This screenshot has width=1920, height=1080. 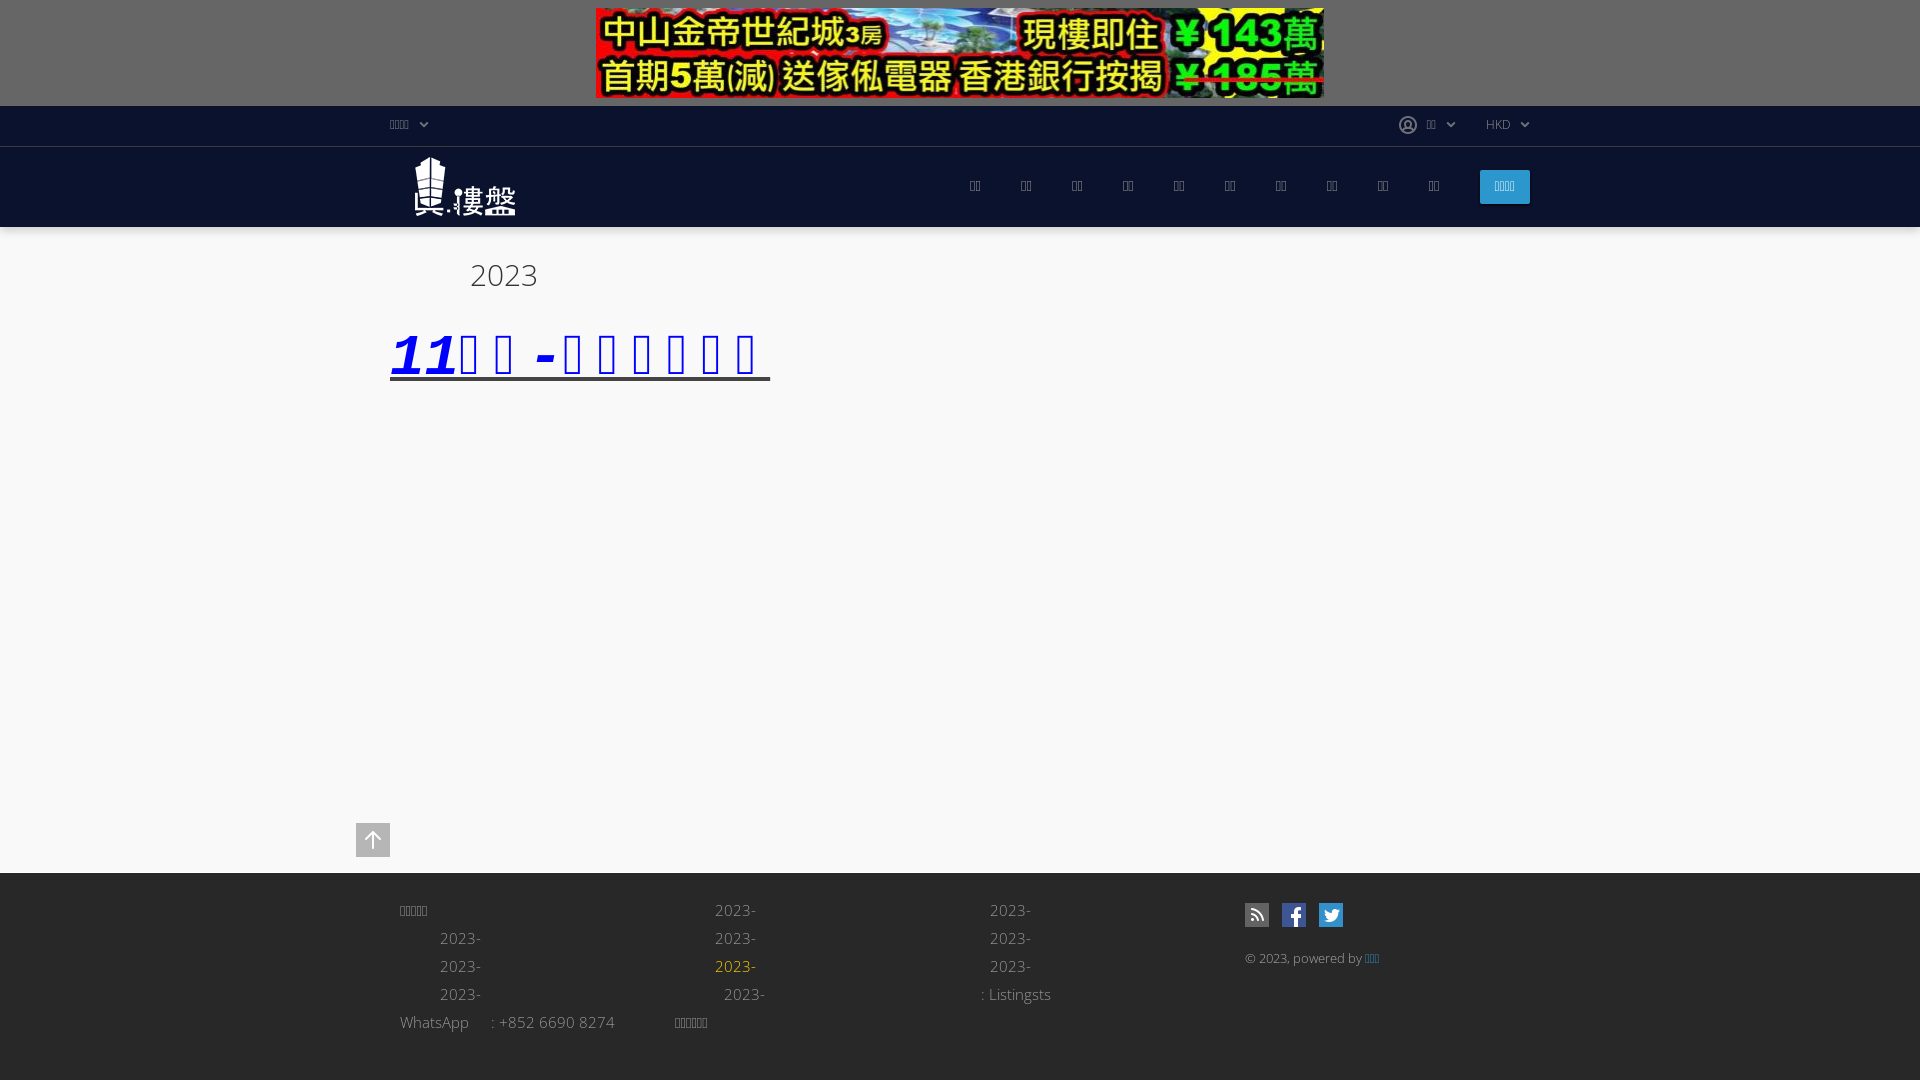 I want to click on 'Join us on Twitter', so click(x=1330, y=914).